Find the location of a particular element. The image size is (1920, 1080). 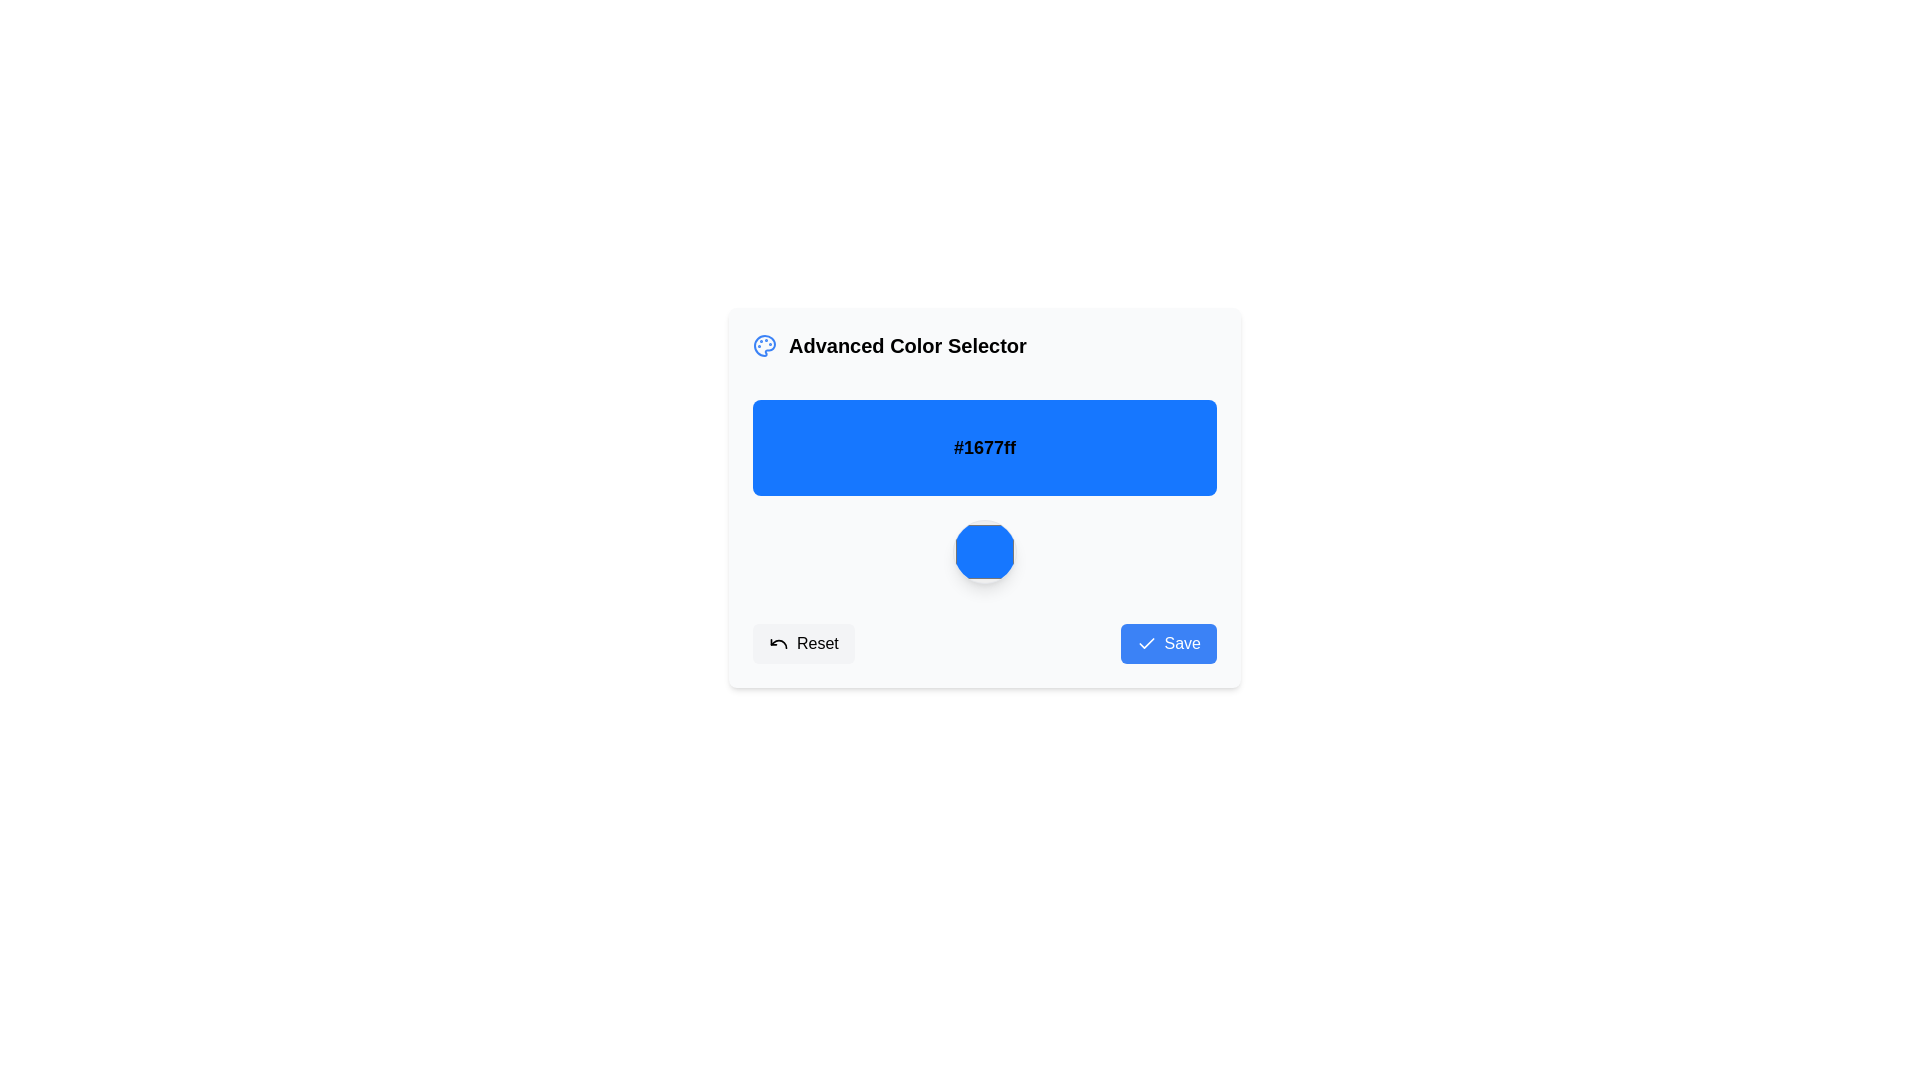

the 'Save' button which contains the save icon located at the bottom-right corner of the visible interface is located at coordinates (1146, 644).